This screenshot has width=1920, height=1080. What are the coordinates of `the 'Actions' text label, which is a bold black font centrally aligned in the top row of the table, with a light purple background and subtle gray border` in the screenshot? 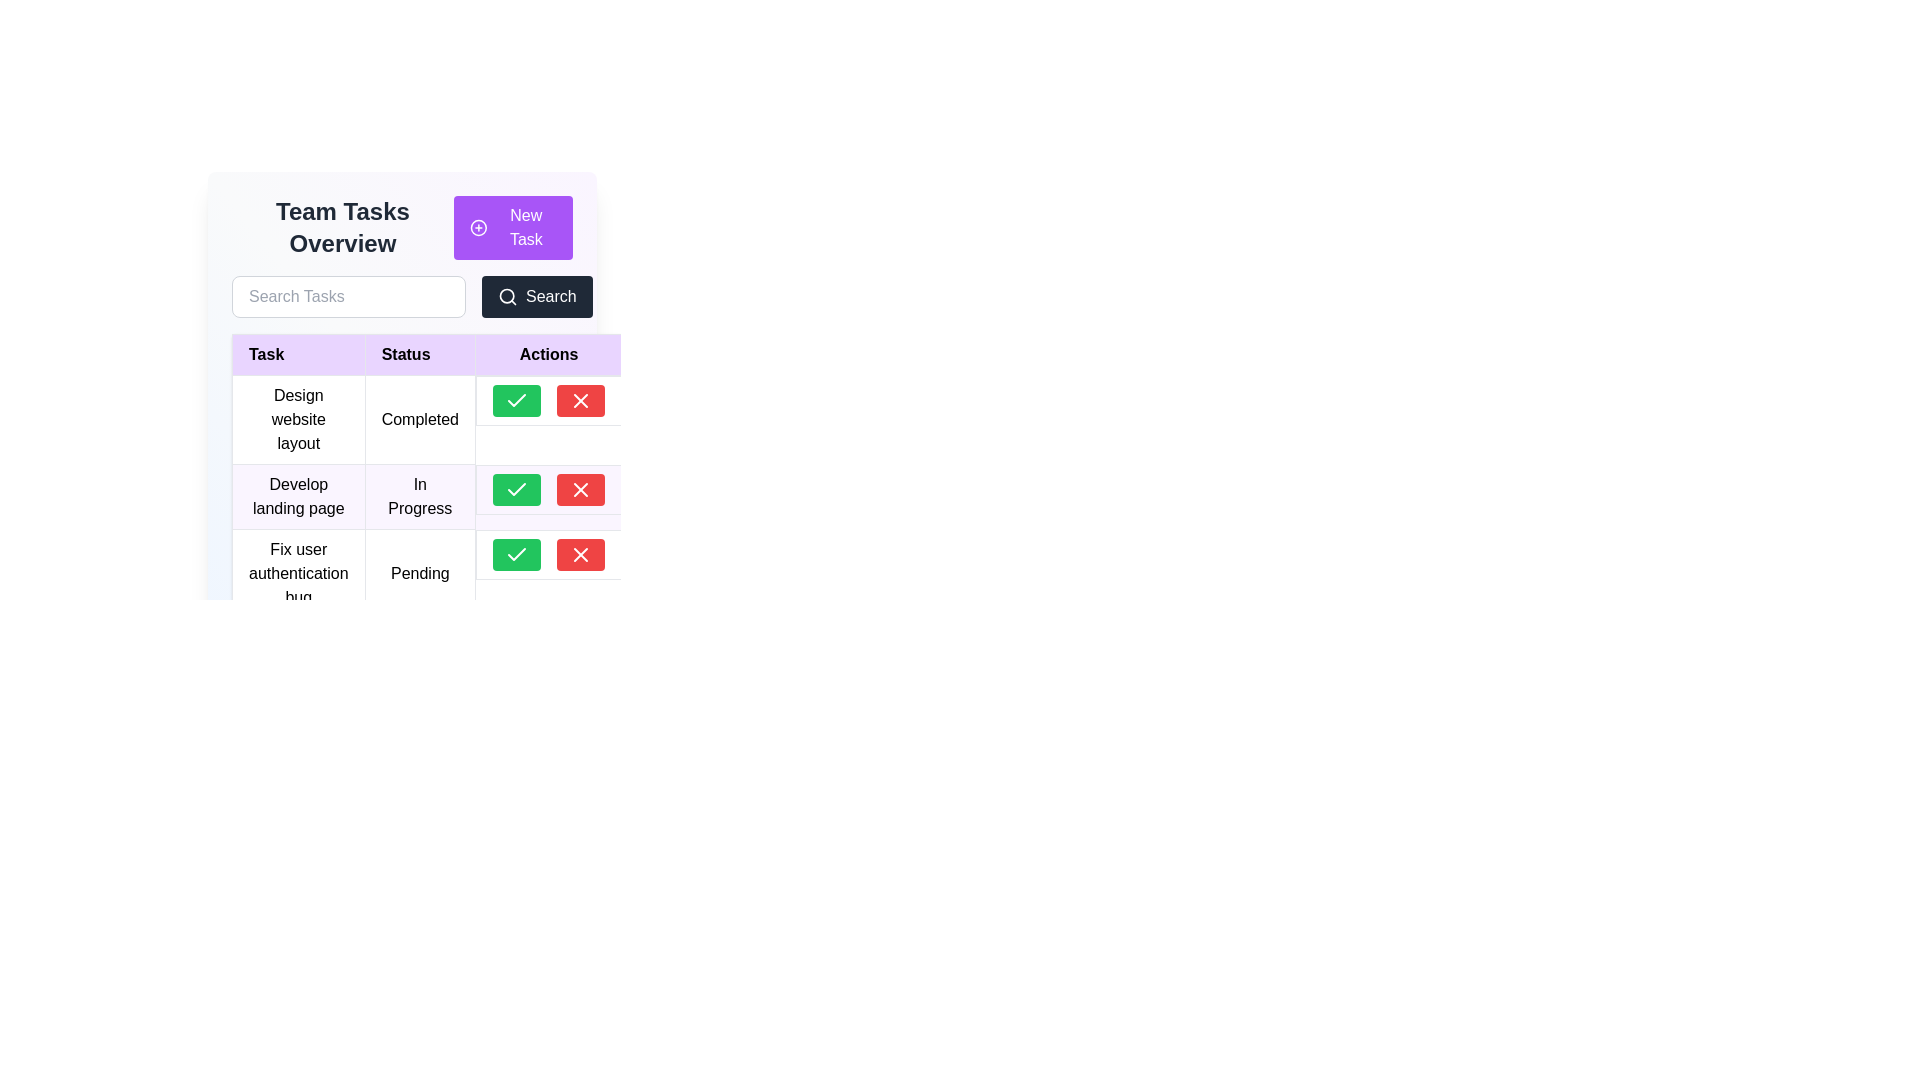 It's located at (548, 353).